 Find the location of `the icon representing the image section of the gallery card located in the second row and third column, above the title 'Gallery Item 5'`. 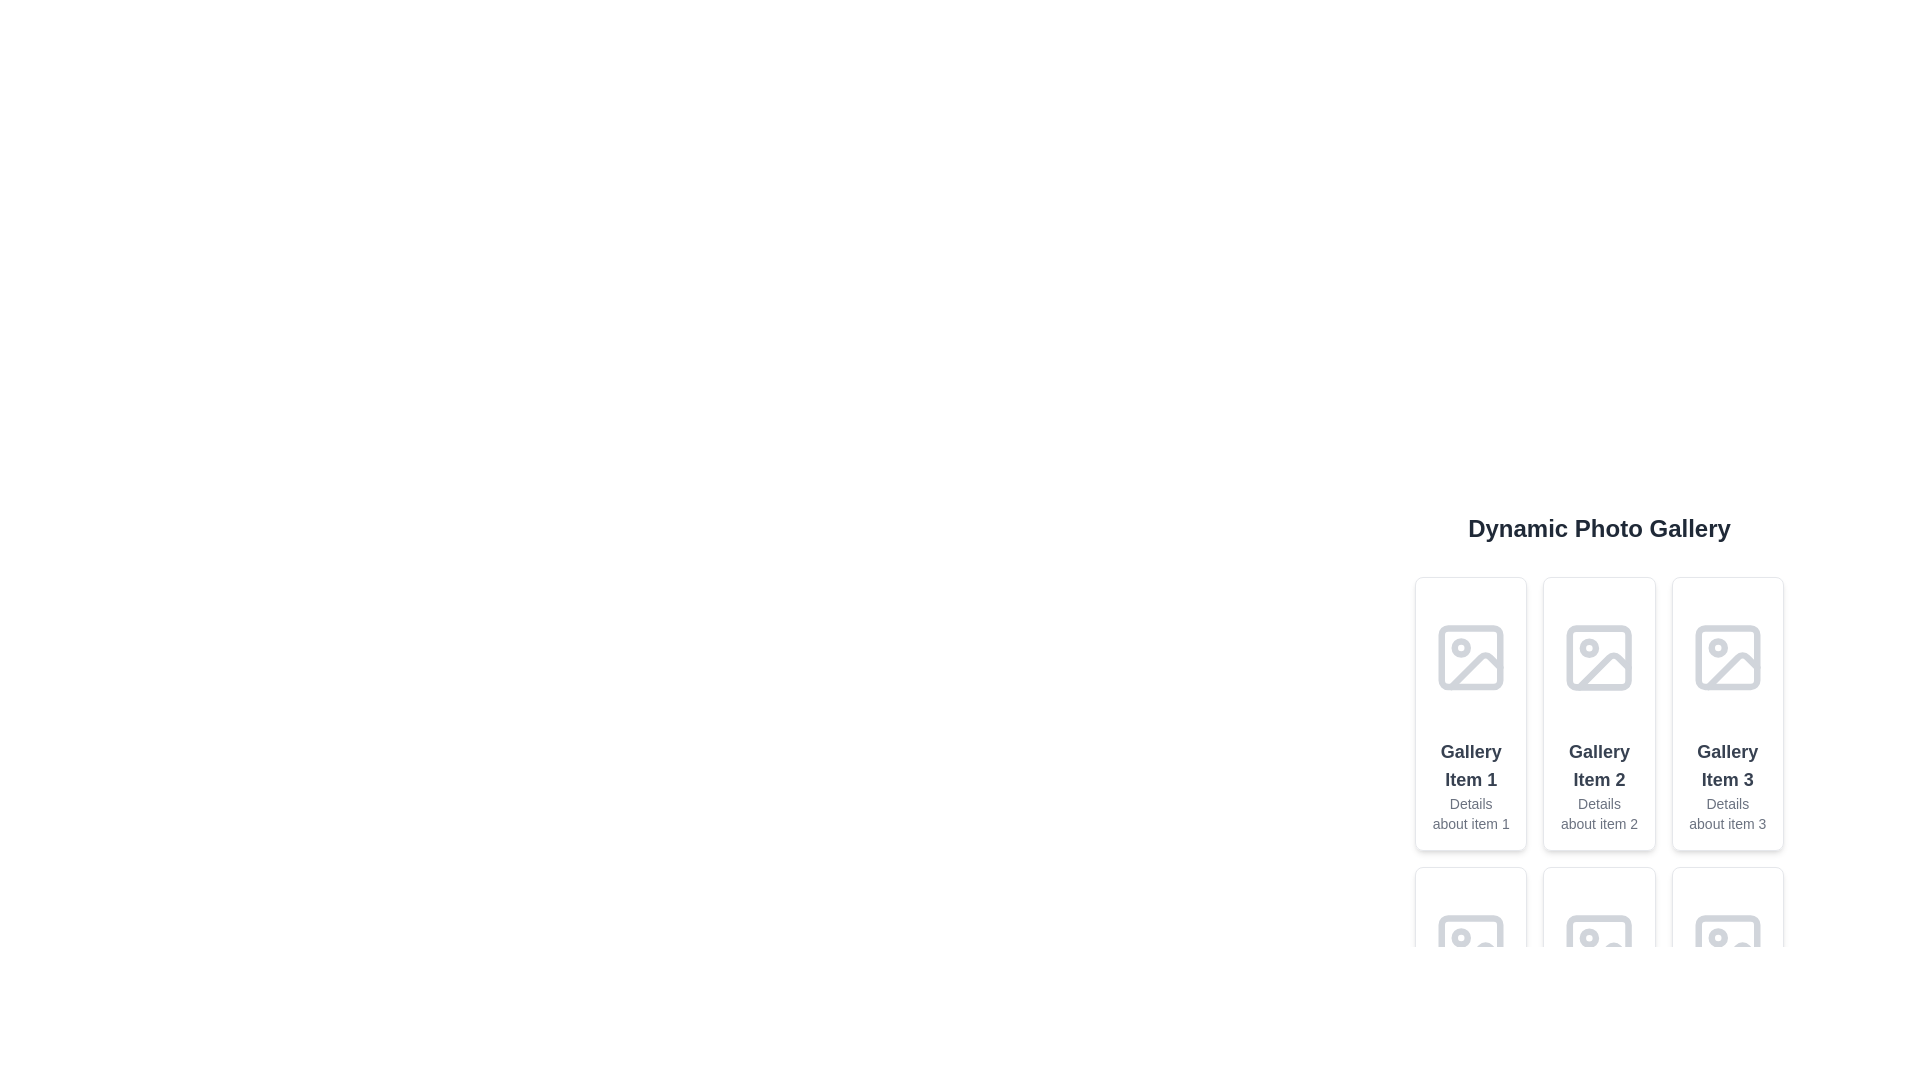

the icon representing the image section of the gallery card located in the second row and third column, above the title 'Gallery Item 5' is located at coordinates (1598, 947).